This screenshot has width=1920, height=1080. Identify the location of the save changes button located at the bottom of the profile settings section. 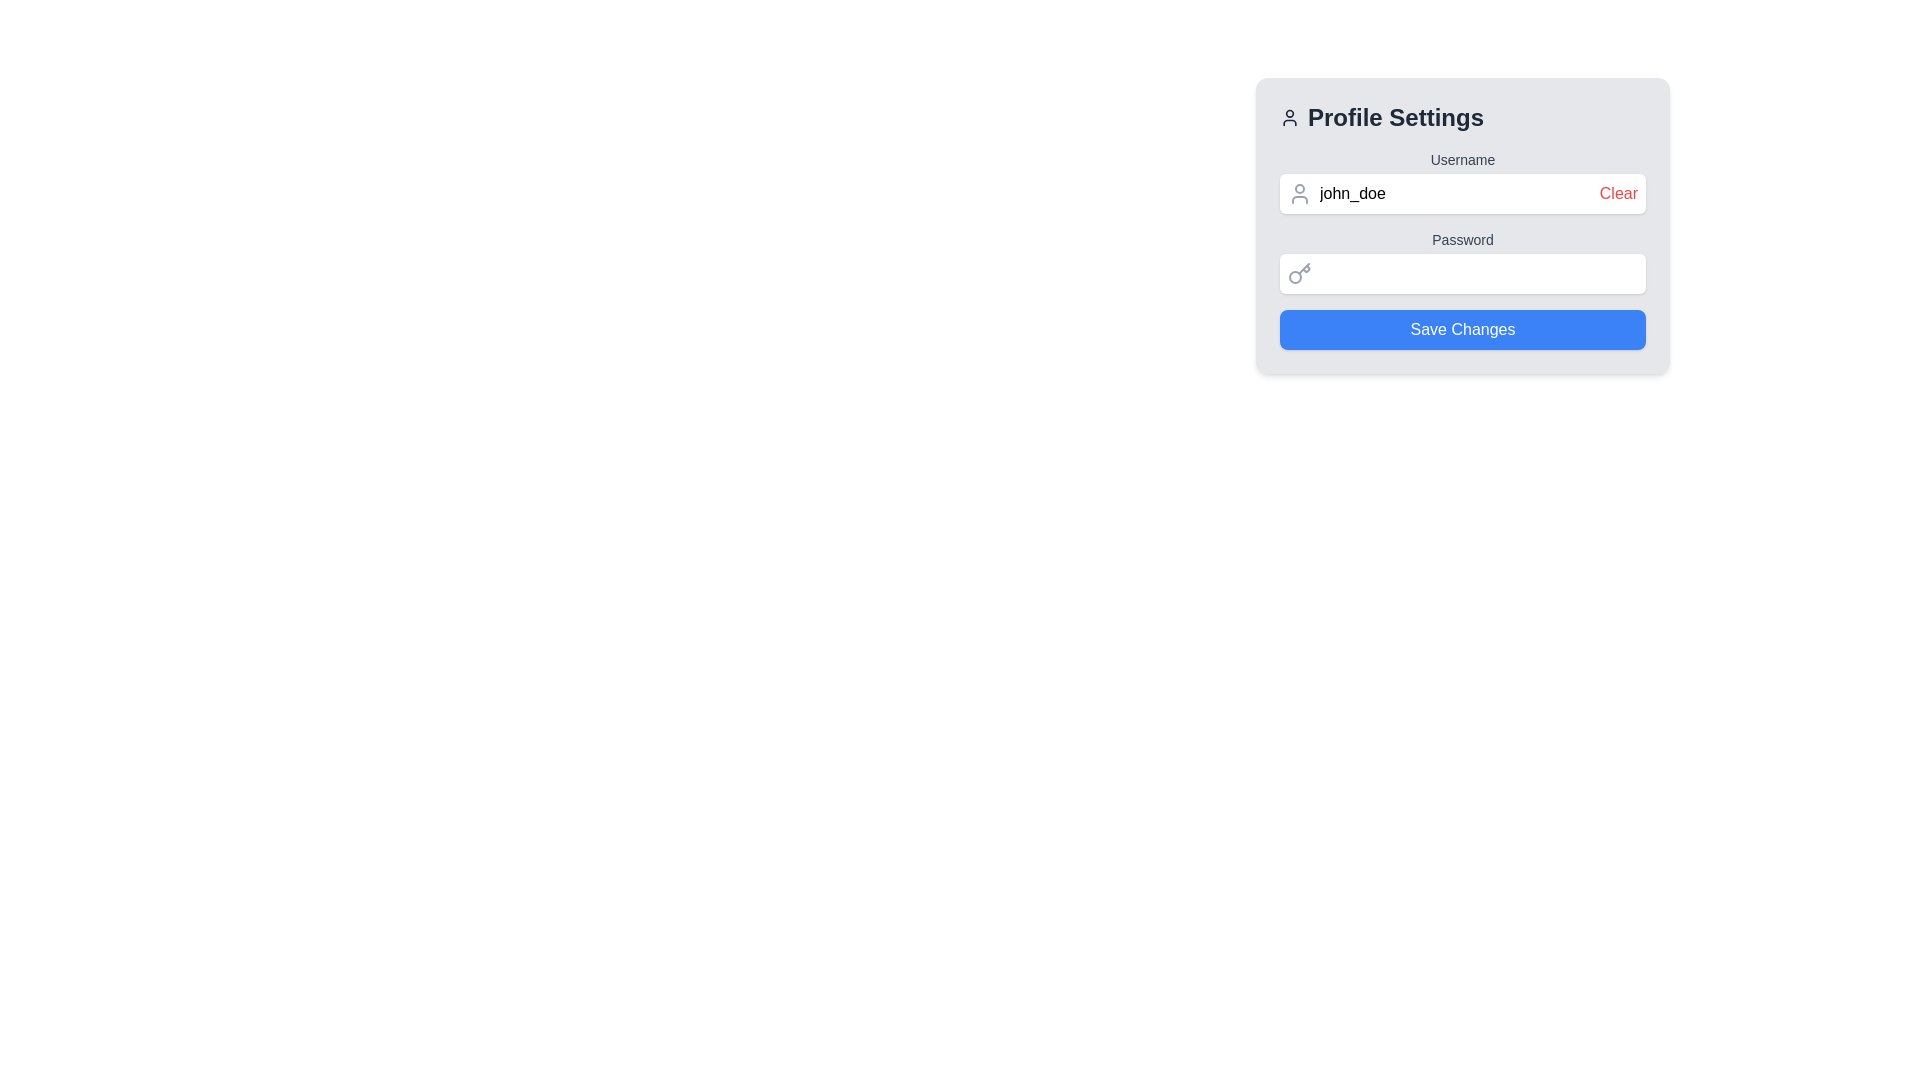
(1463, 329).